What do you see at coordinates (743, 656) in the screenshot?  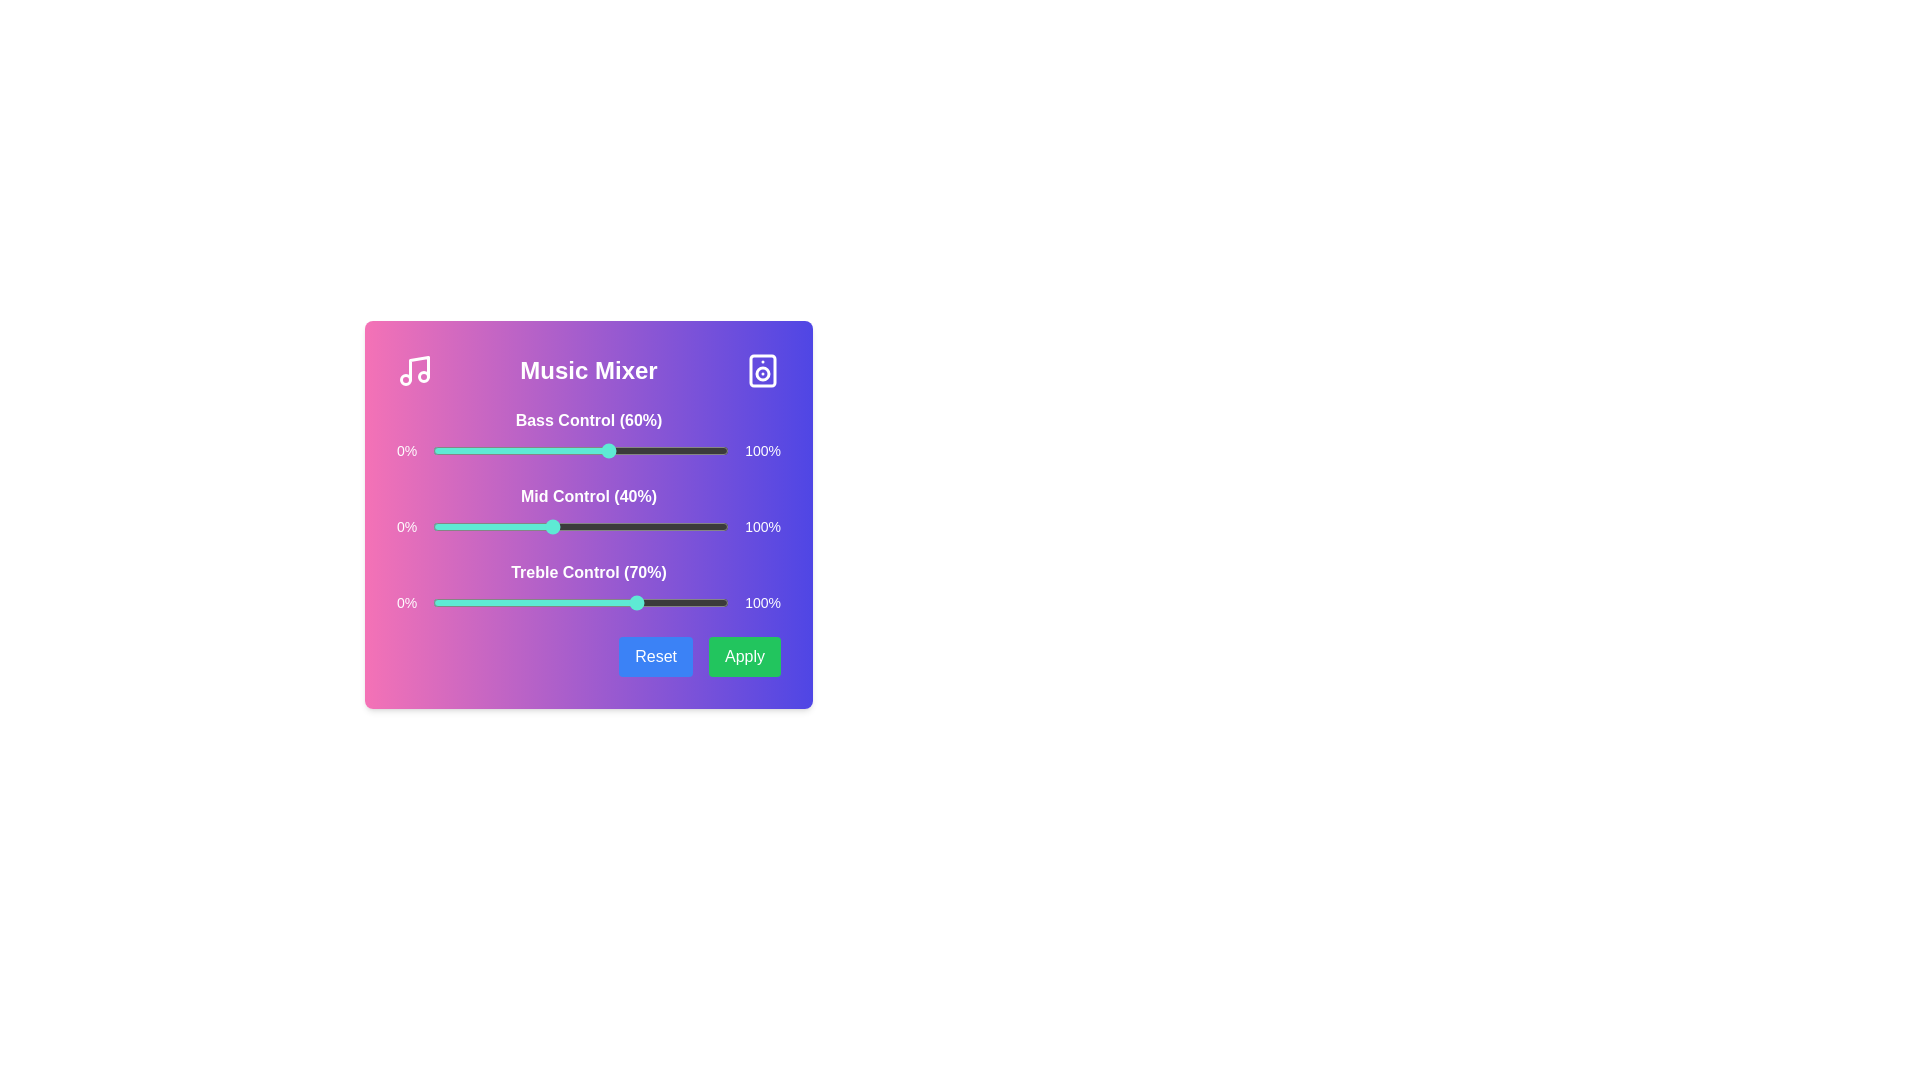 I see `the 'Apply' button` at bounding box center [743, 656].